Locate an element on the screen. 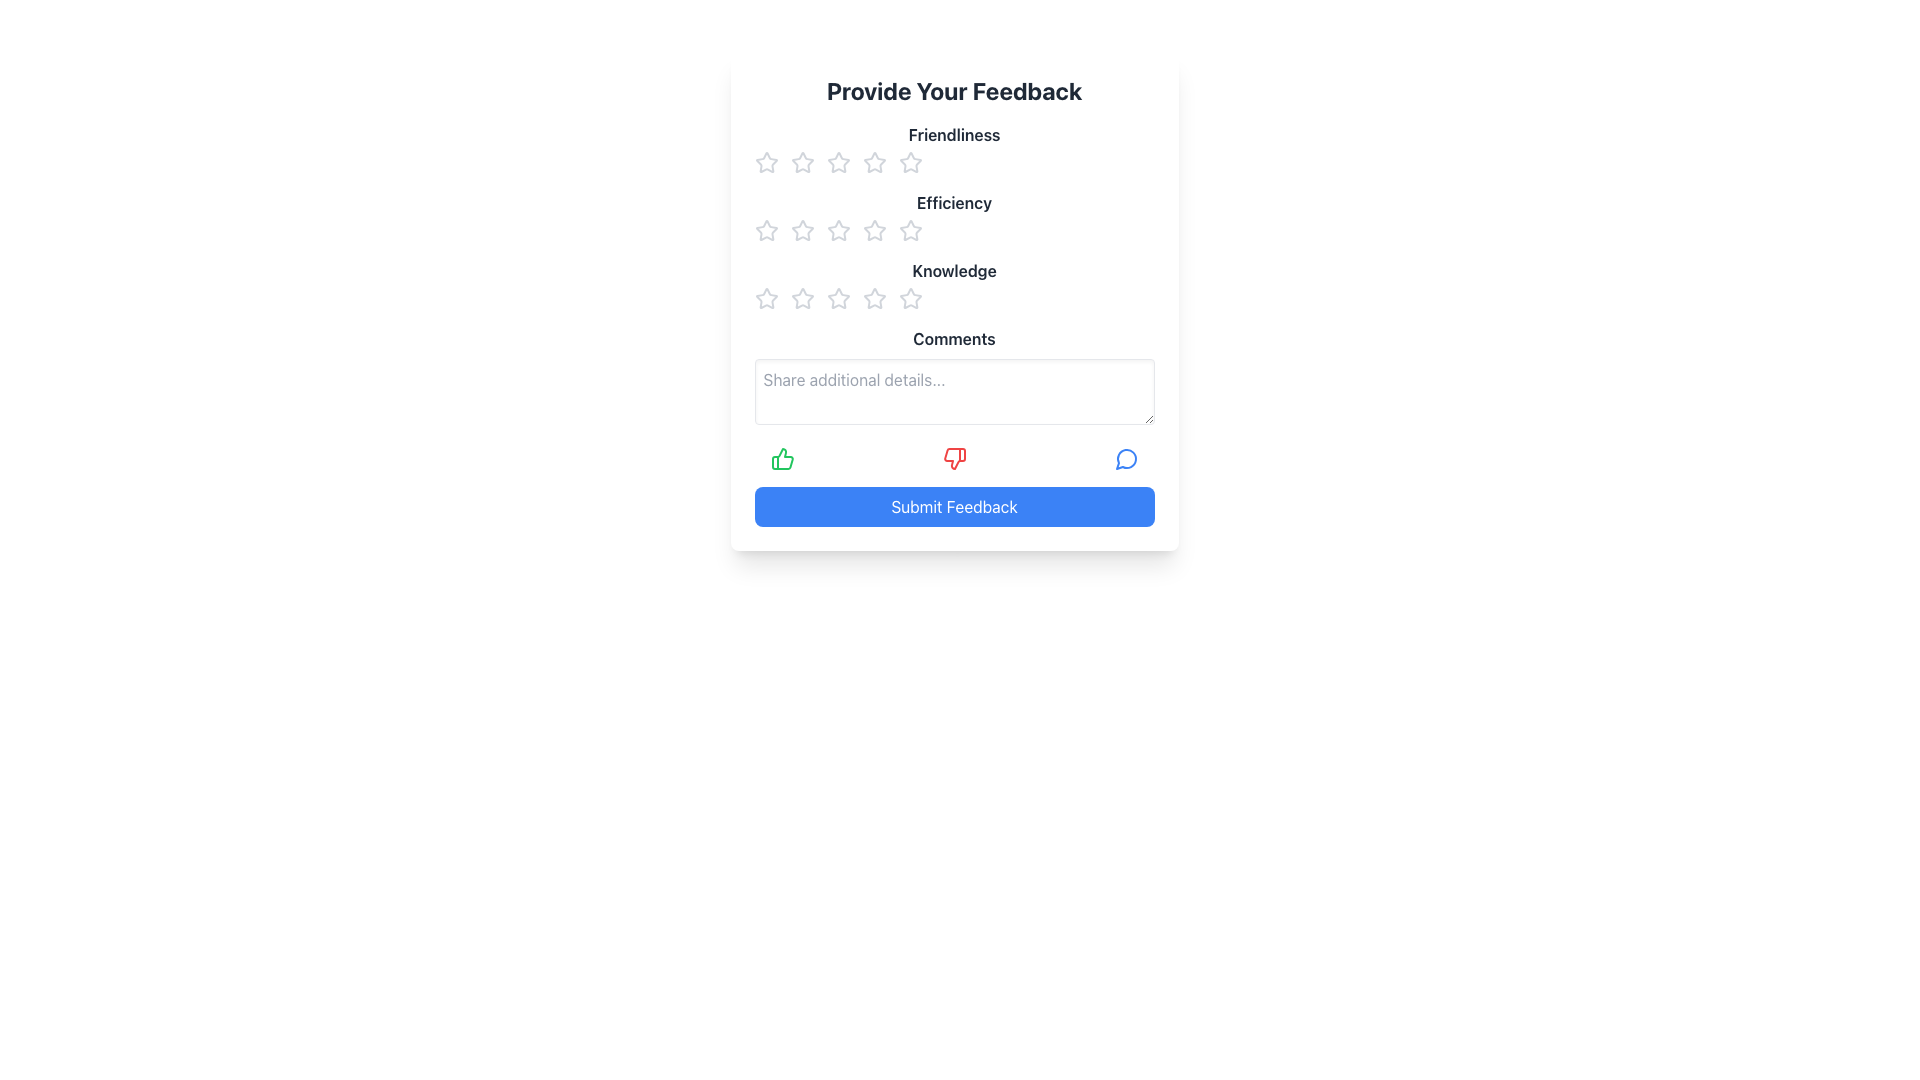 This screenshot has height=1080, width=1920. the second outlined star icon in the rating system under the 'Friendliness' label in the feedback form is located at coordinates (838, 161).